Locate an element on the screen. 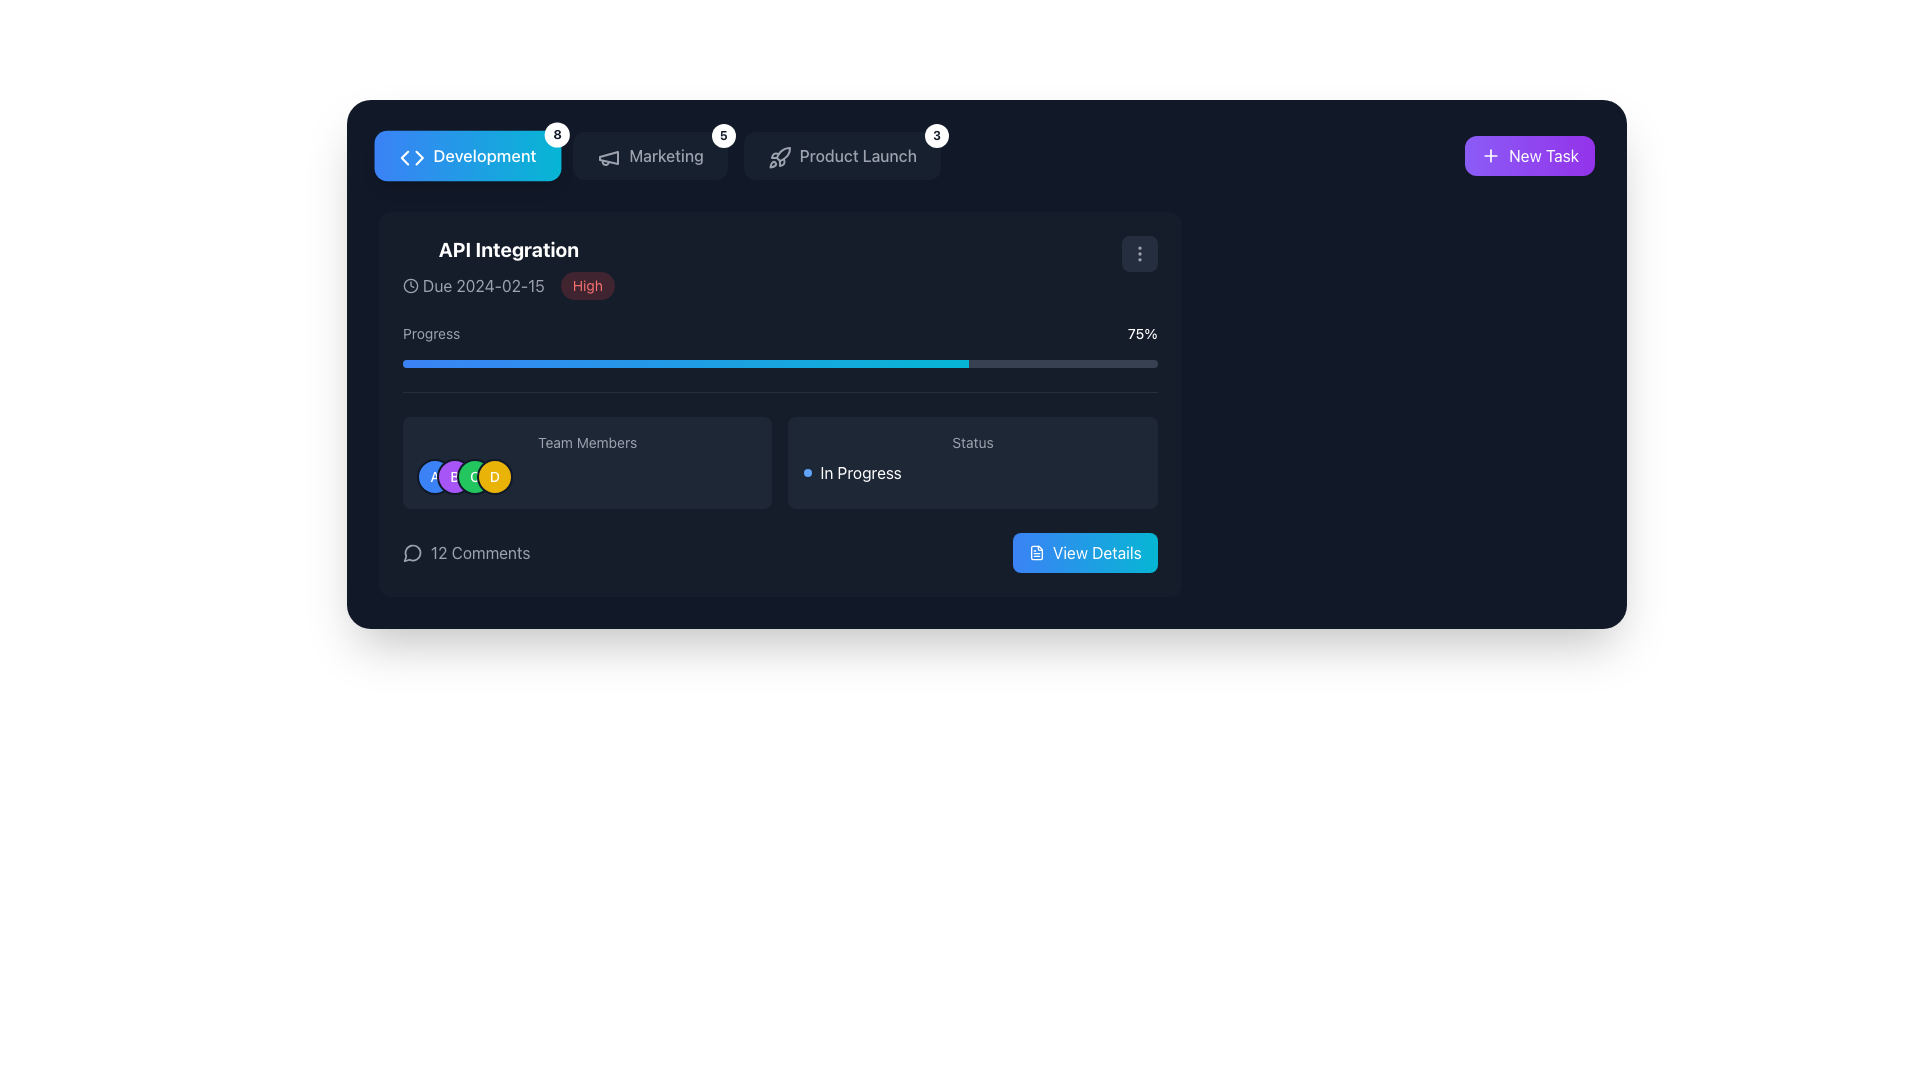 The width and height of the screenshot is (1920, 1080). the 'Status' section of the Panel grouped information display is located at coordinates (779, 482).